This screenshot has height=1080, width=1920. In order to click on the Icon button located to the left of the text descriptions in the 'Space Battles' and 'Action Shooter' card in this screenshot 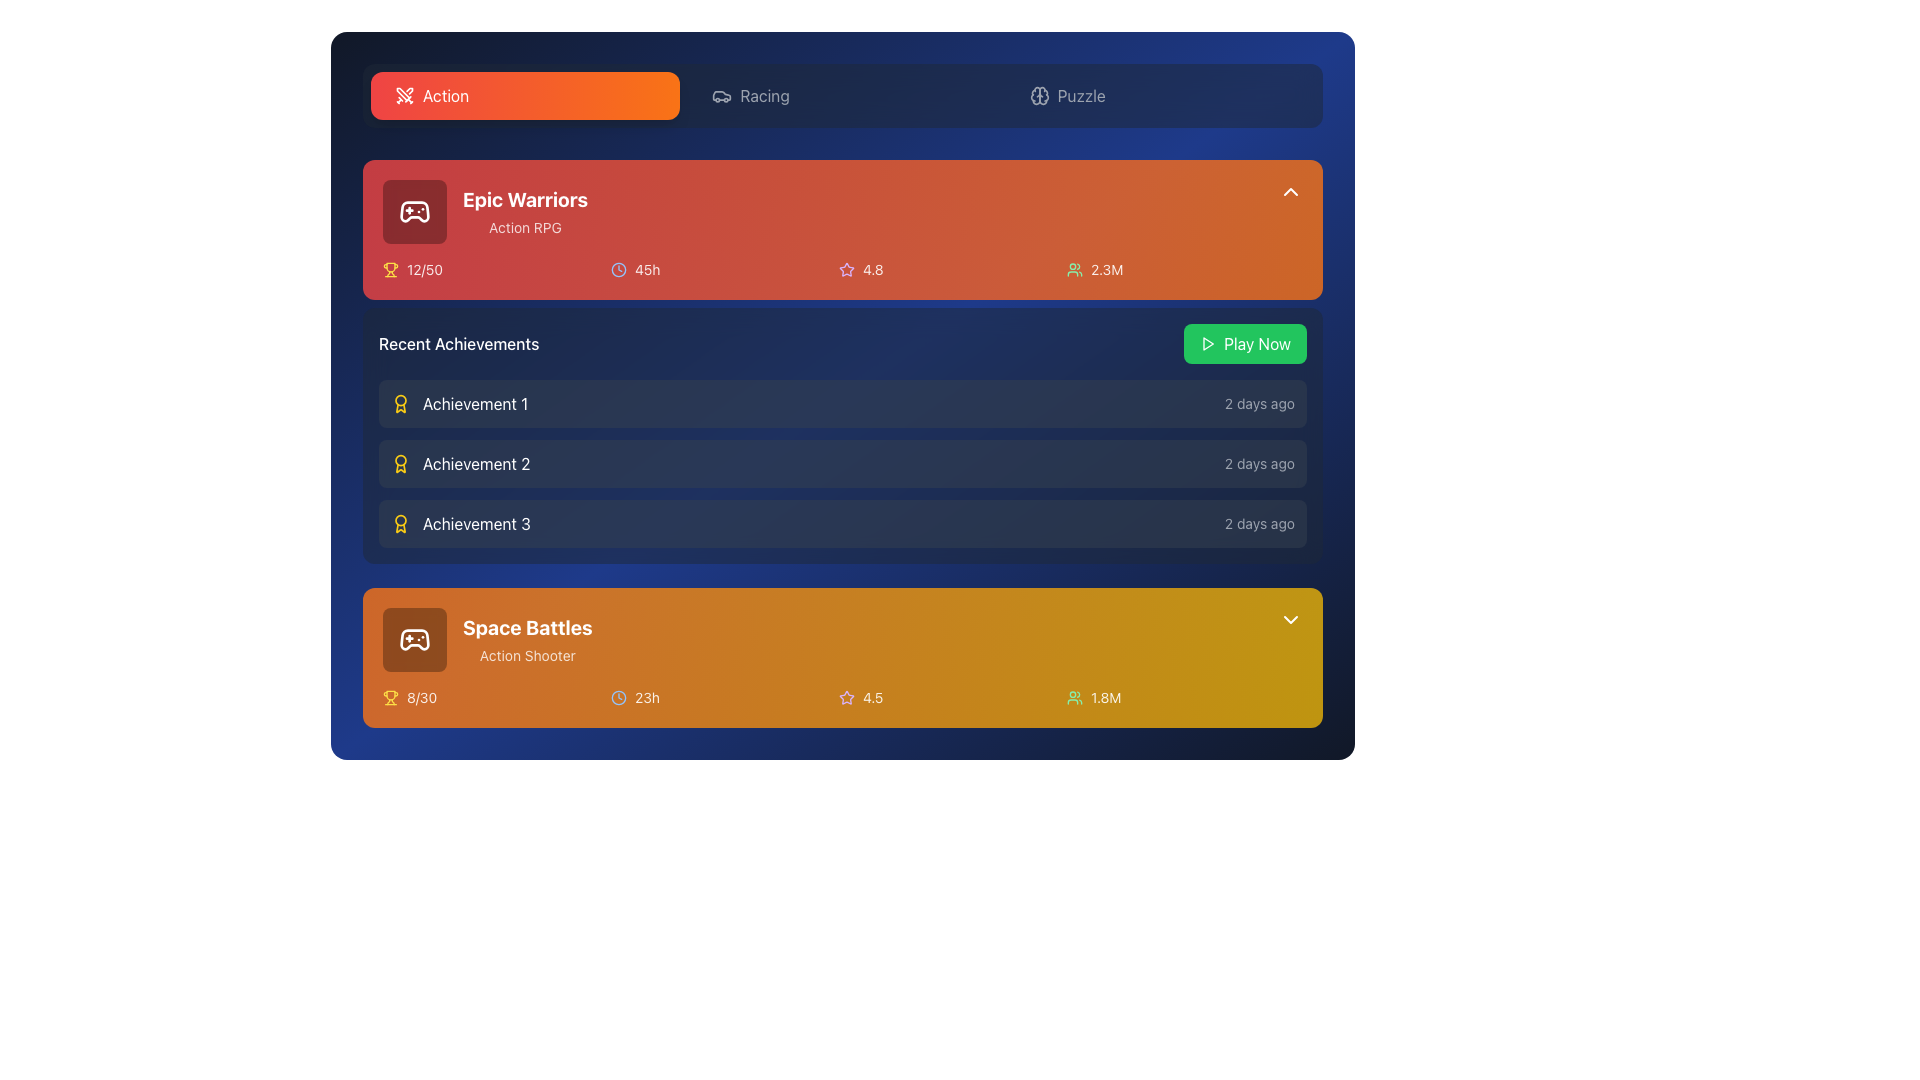, I will do `click(413, 640)`.